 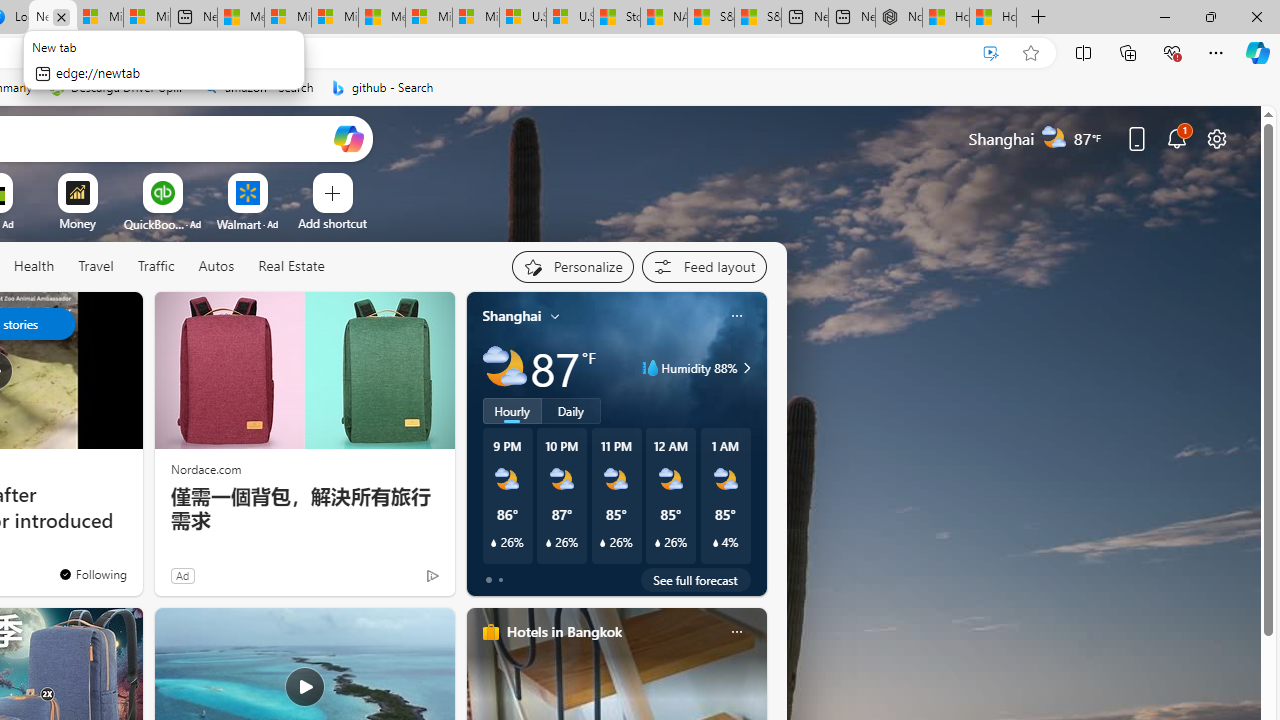 What do you see at coordinates (555, 315) in the screenshot?
I see `'My location'` at bounding box center [555, 315].